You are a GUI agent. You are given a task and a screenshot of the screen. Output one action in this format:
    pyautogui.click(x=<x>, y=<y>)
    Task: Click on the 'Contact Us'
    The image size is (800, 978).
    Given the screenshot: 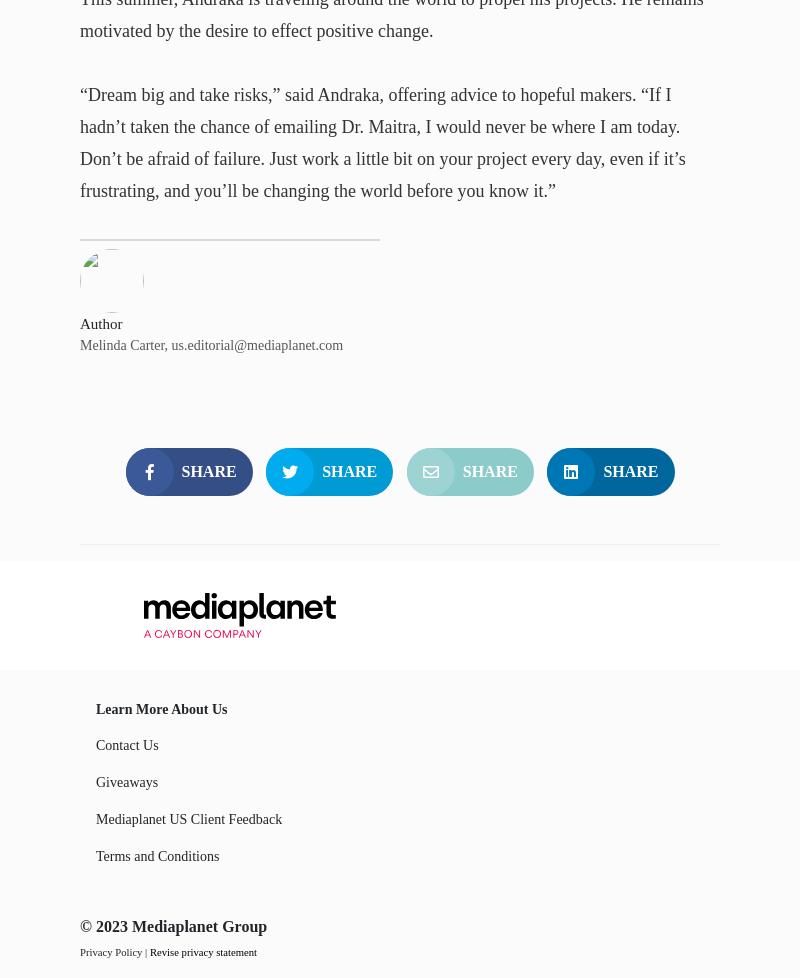 What is the action you would take?
    pyautogui.click(x=126, y=743)
    